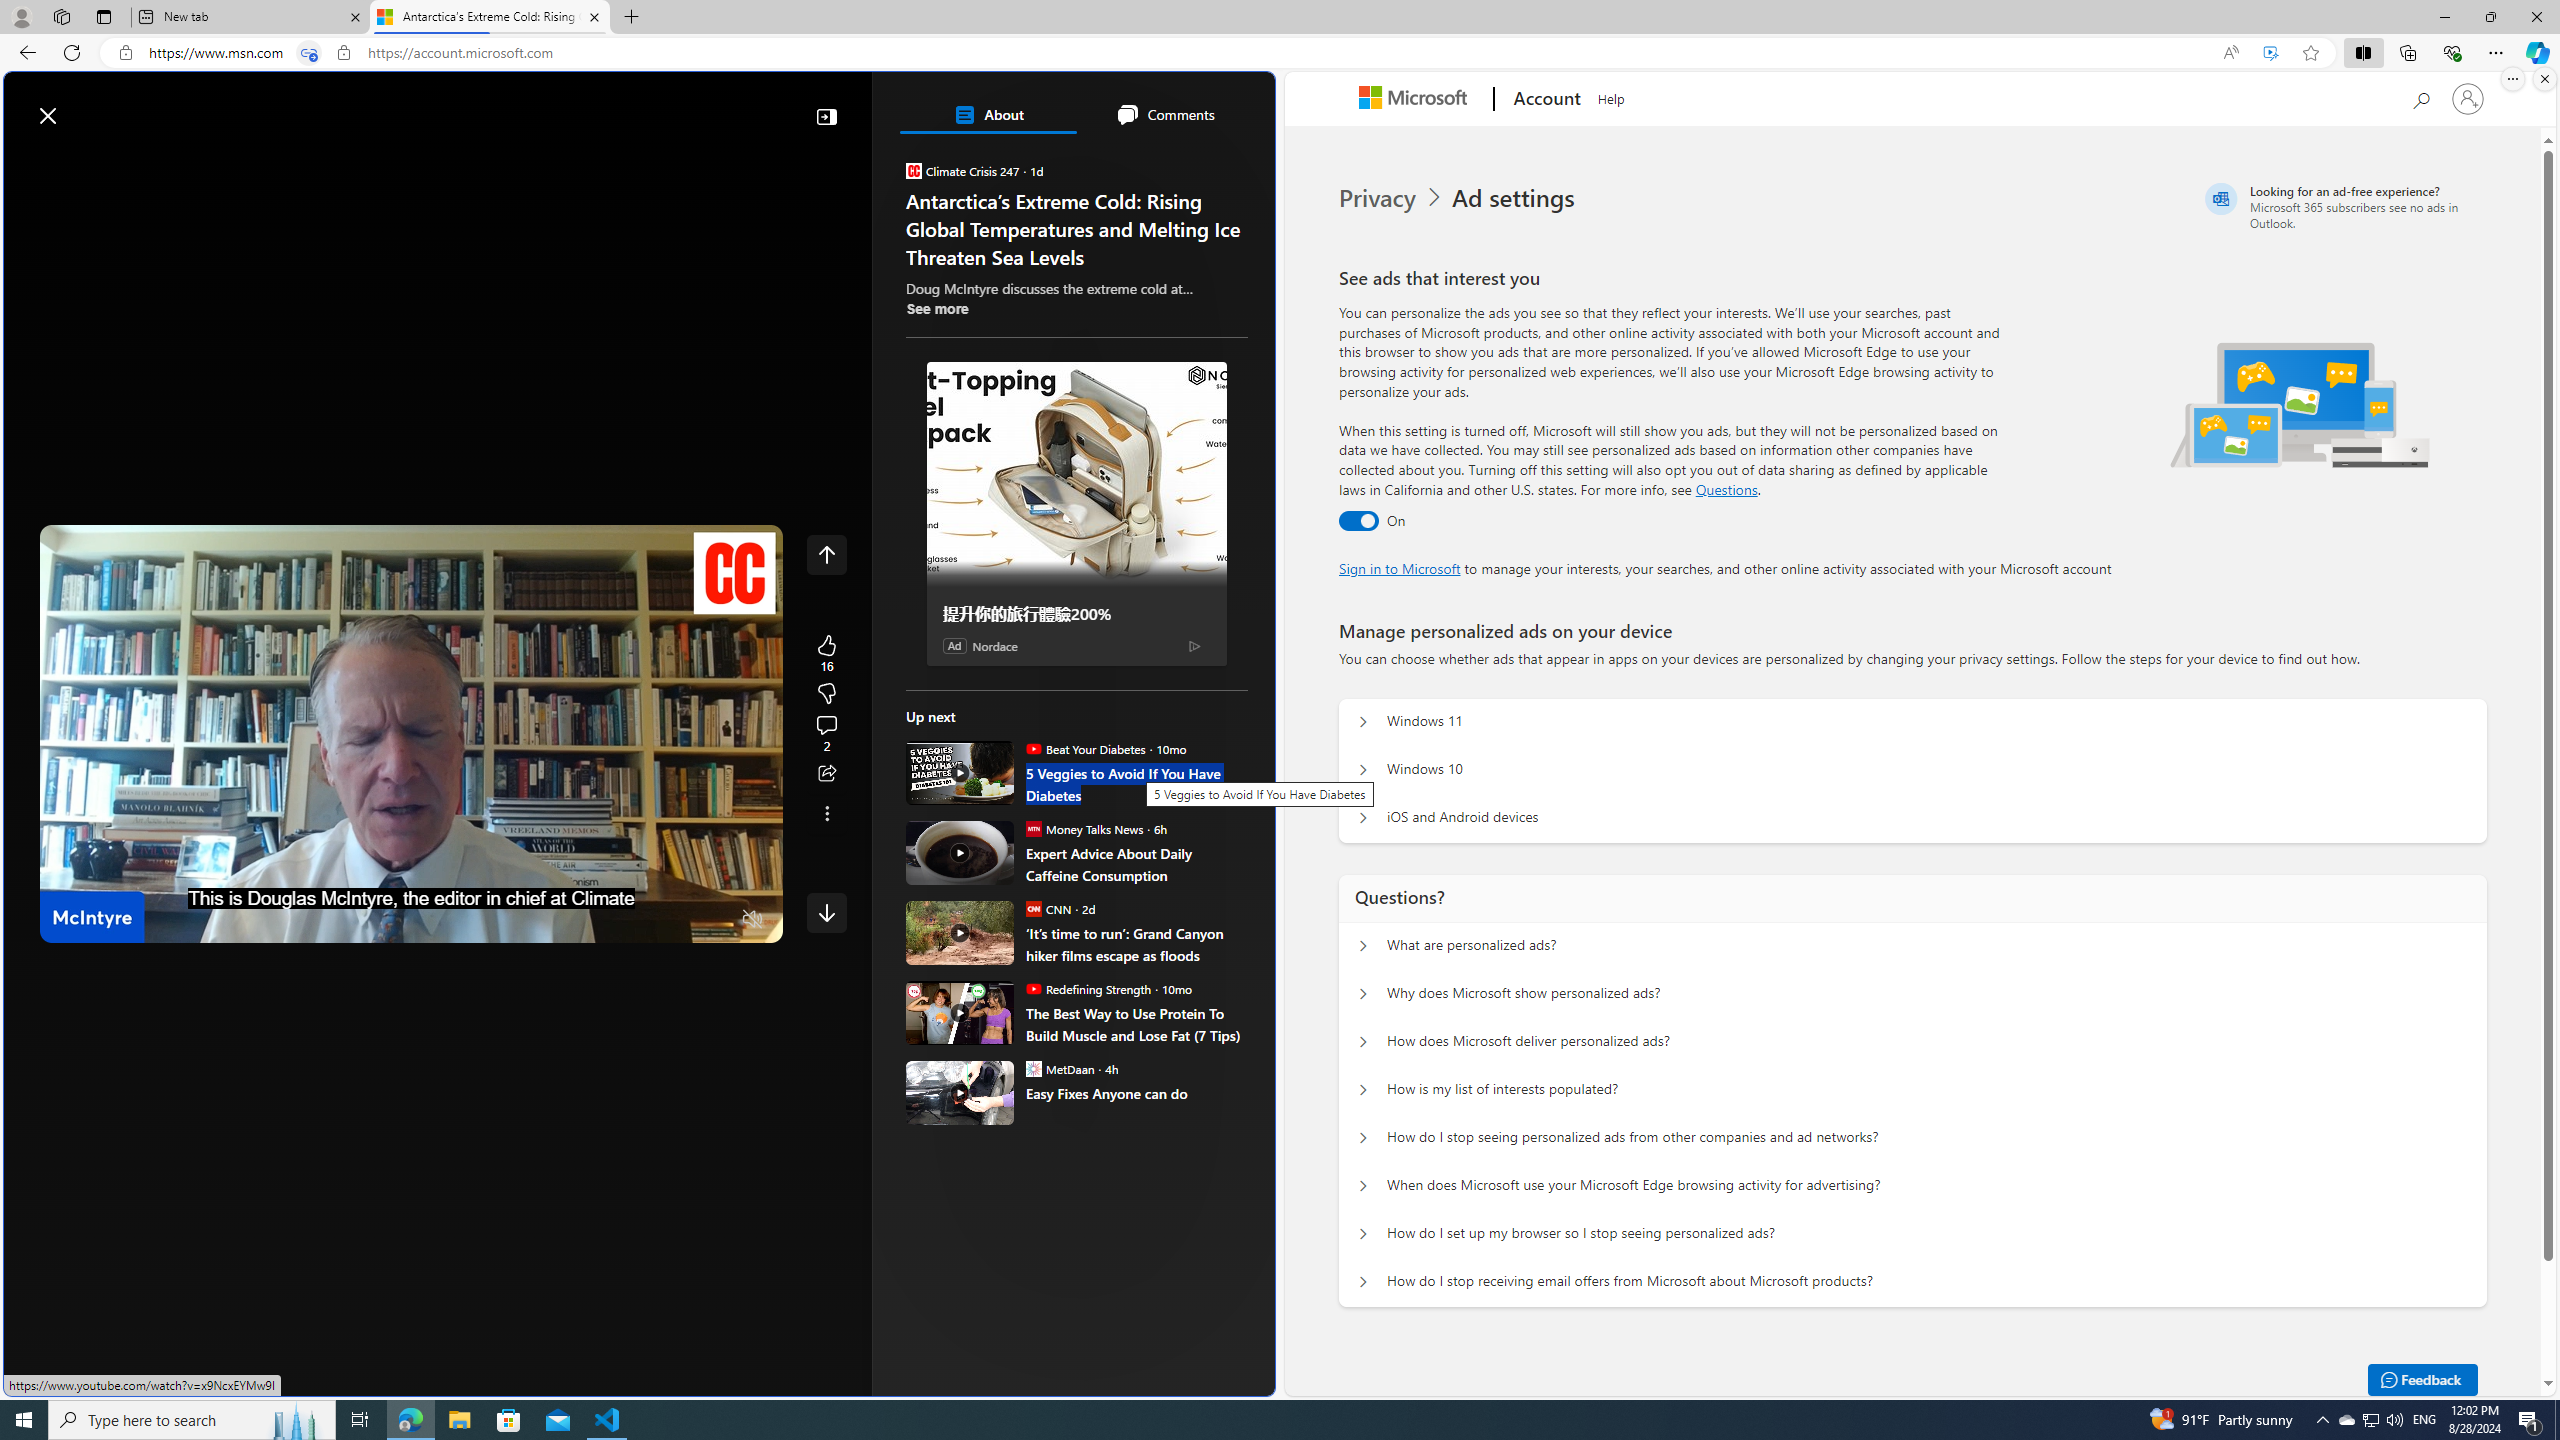 This screenshot has height=1440, width=2560. What do you see at coordinates (1031, 827) in the screenshot?
I see `'Money Talks News'` at bounding box center [1031, 827].